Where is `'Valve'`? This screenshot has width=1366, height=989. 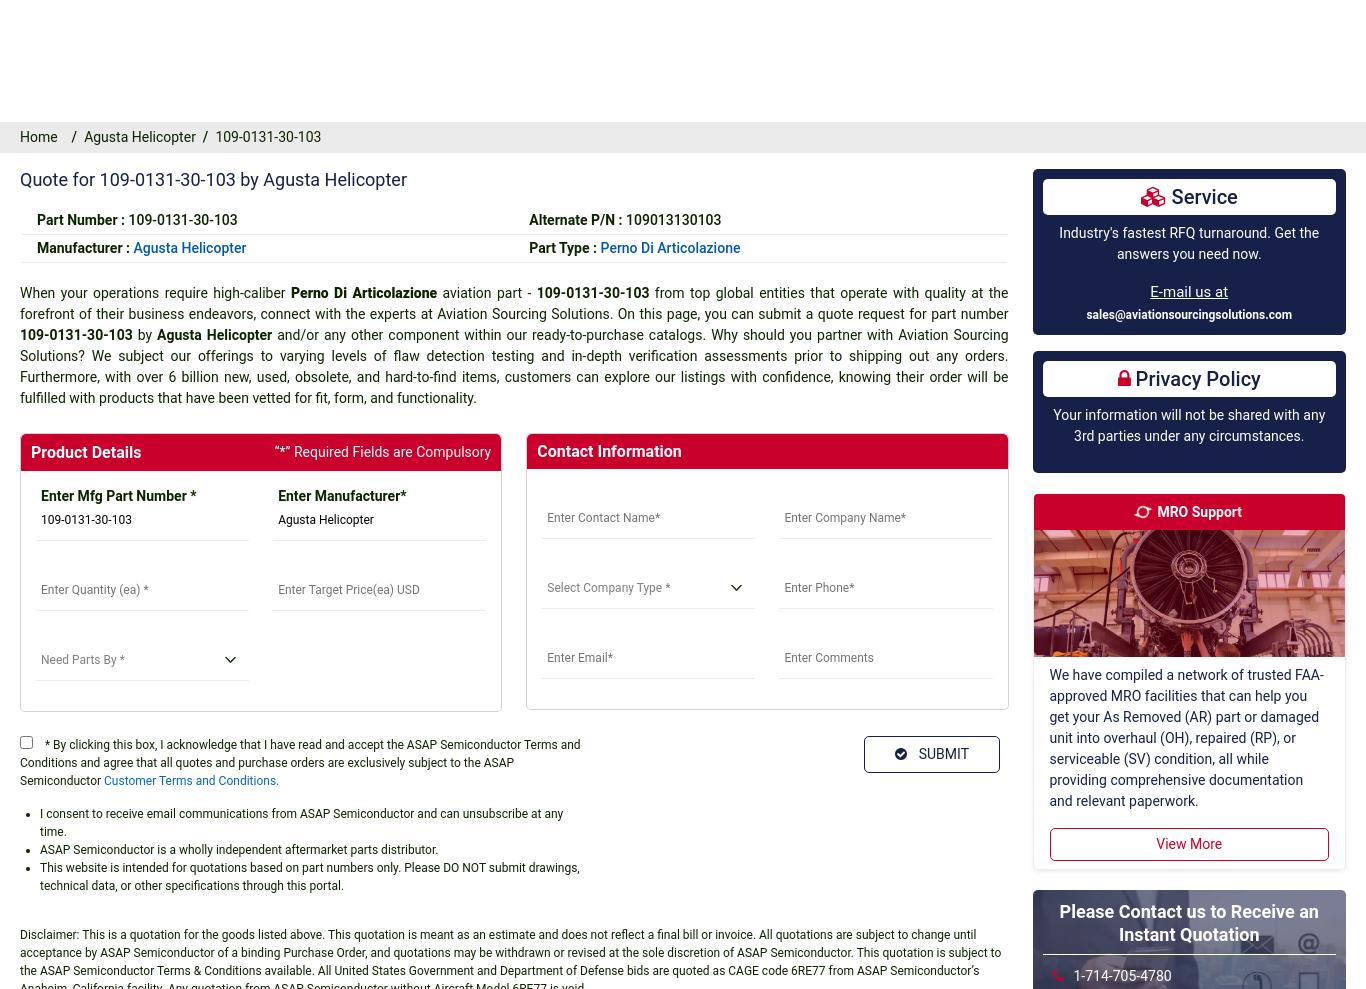 'Valve' is located at coordinates (703, 109).